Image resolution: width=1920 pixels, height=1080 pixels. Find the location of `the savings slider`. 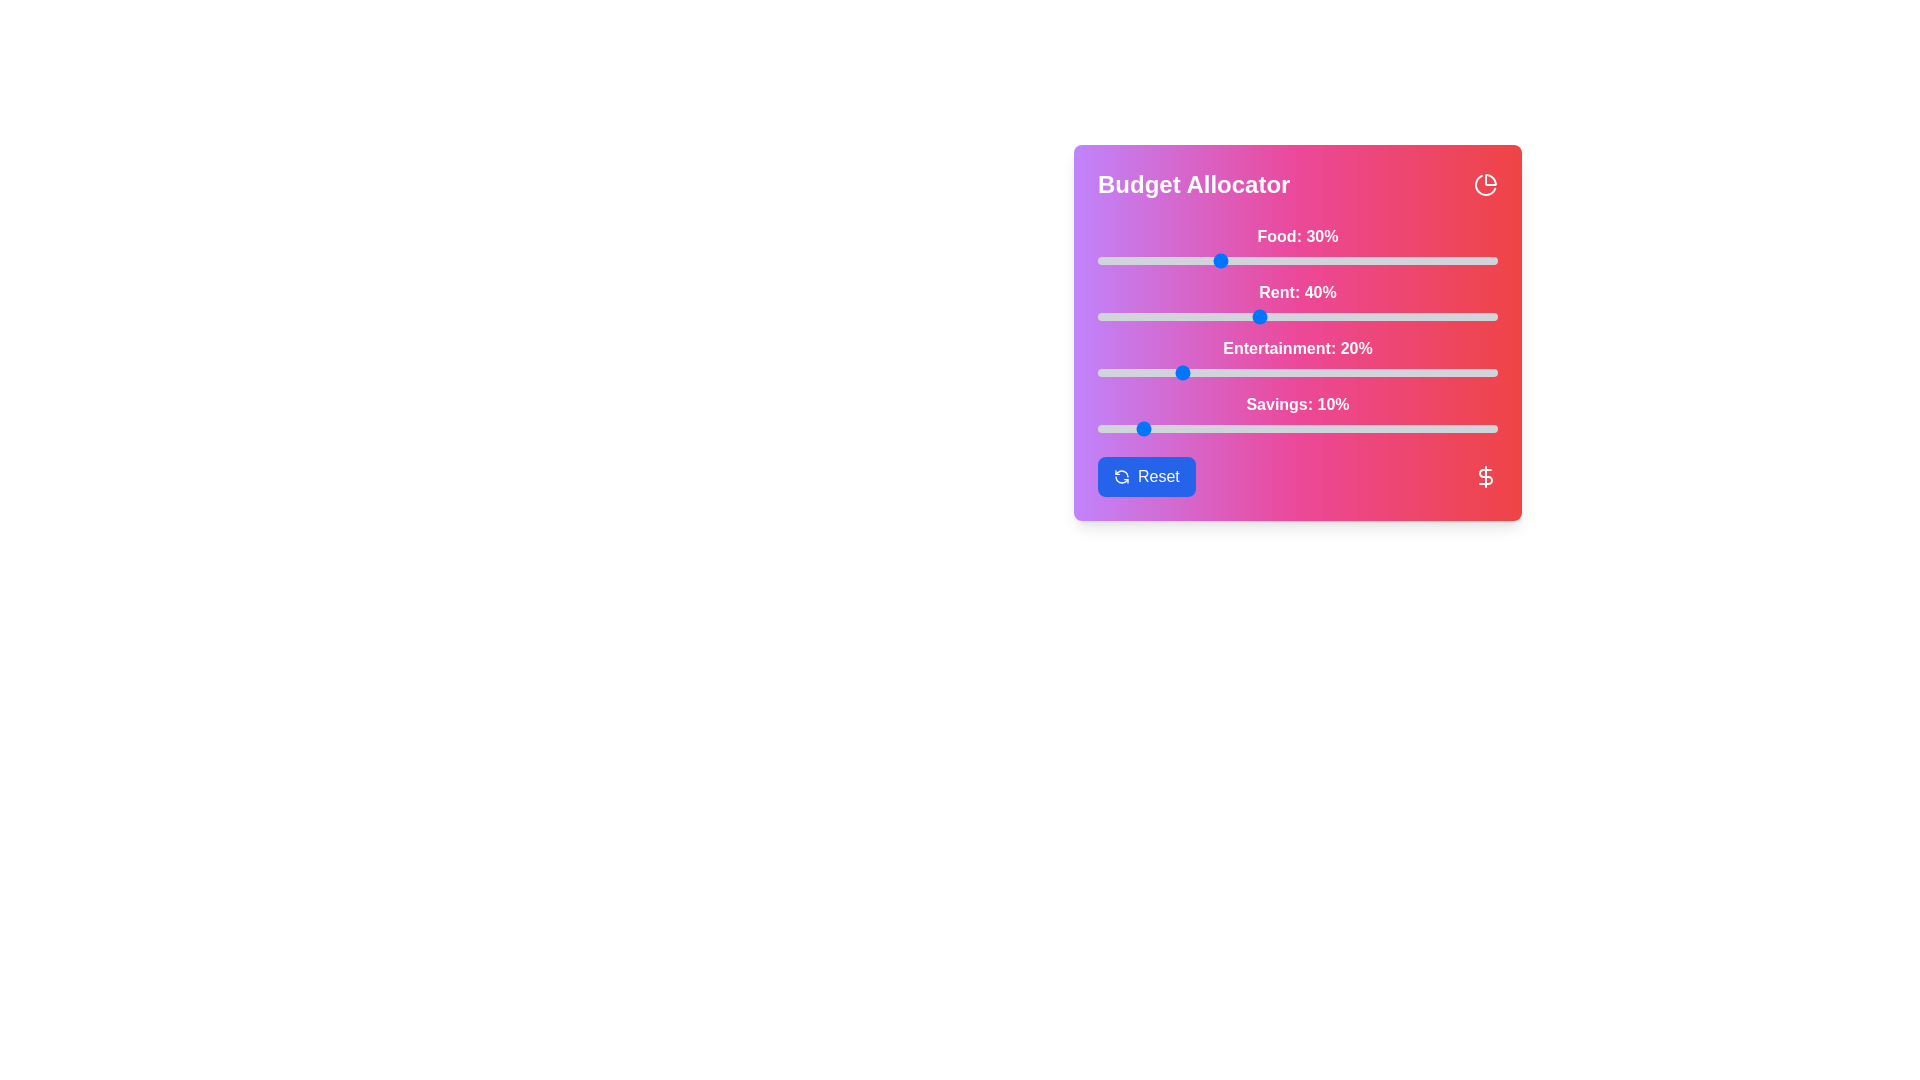

the savings slider is located at coordinates (1358, 427).